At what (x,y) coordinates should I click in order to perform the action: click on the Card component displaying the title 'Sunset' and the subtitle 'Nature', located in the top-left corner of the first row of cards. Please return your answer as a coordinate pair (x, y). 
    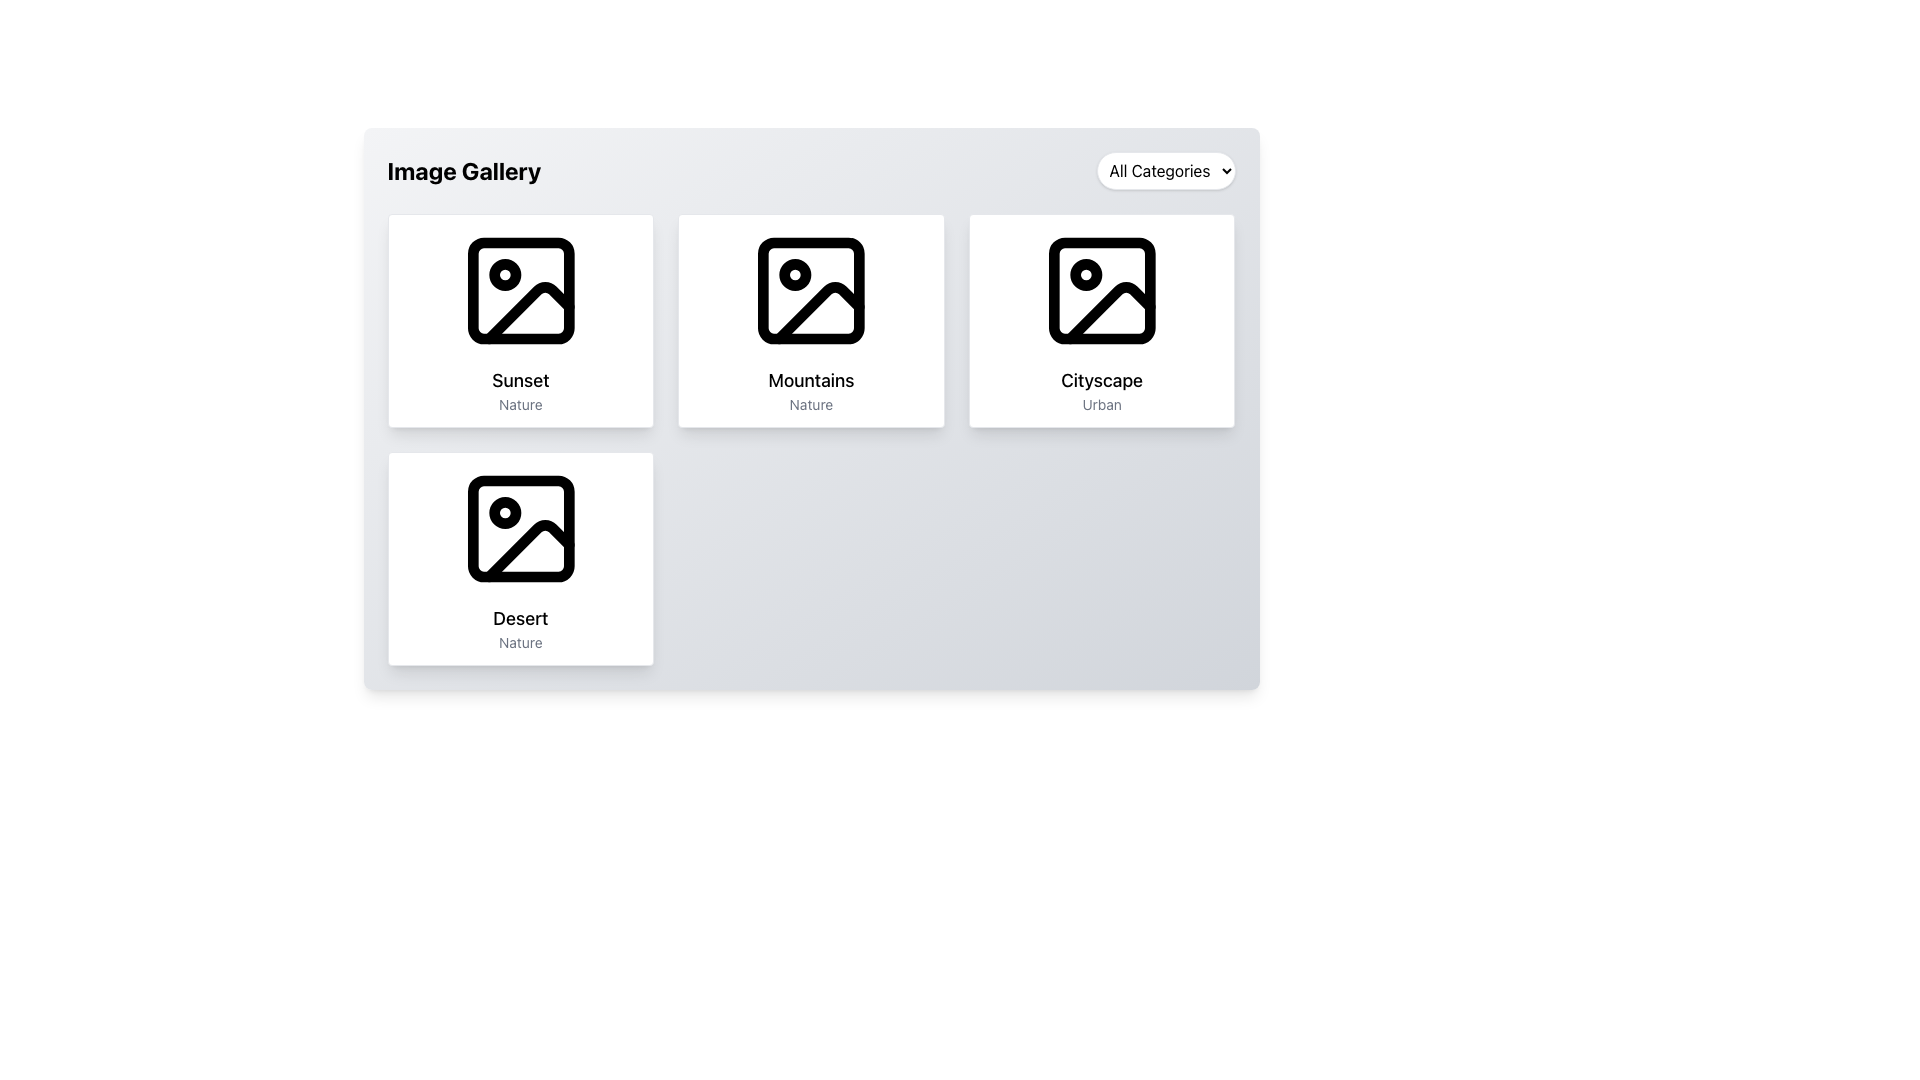
    Looking at the image, I should click on (520, 319).